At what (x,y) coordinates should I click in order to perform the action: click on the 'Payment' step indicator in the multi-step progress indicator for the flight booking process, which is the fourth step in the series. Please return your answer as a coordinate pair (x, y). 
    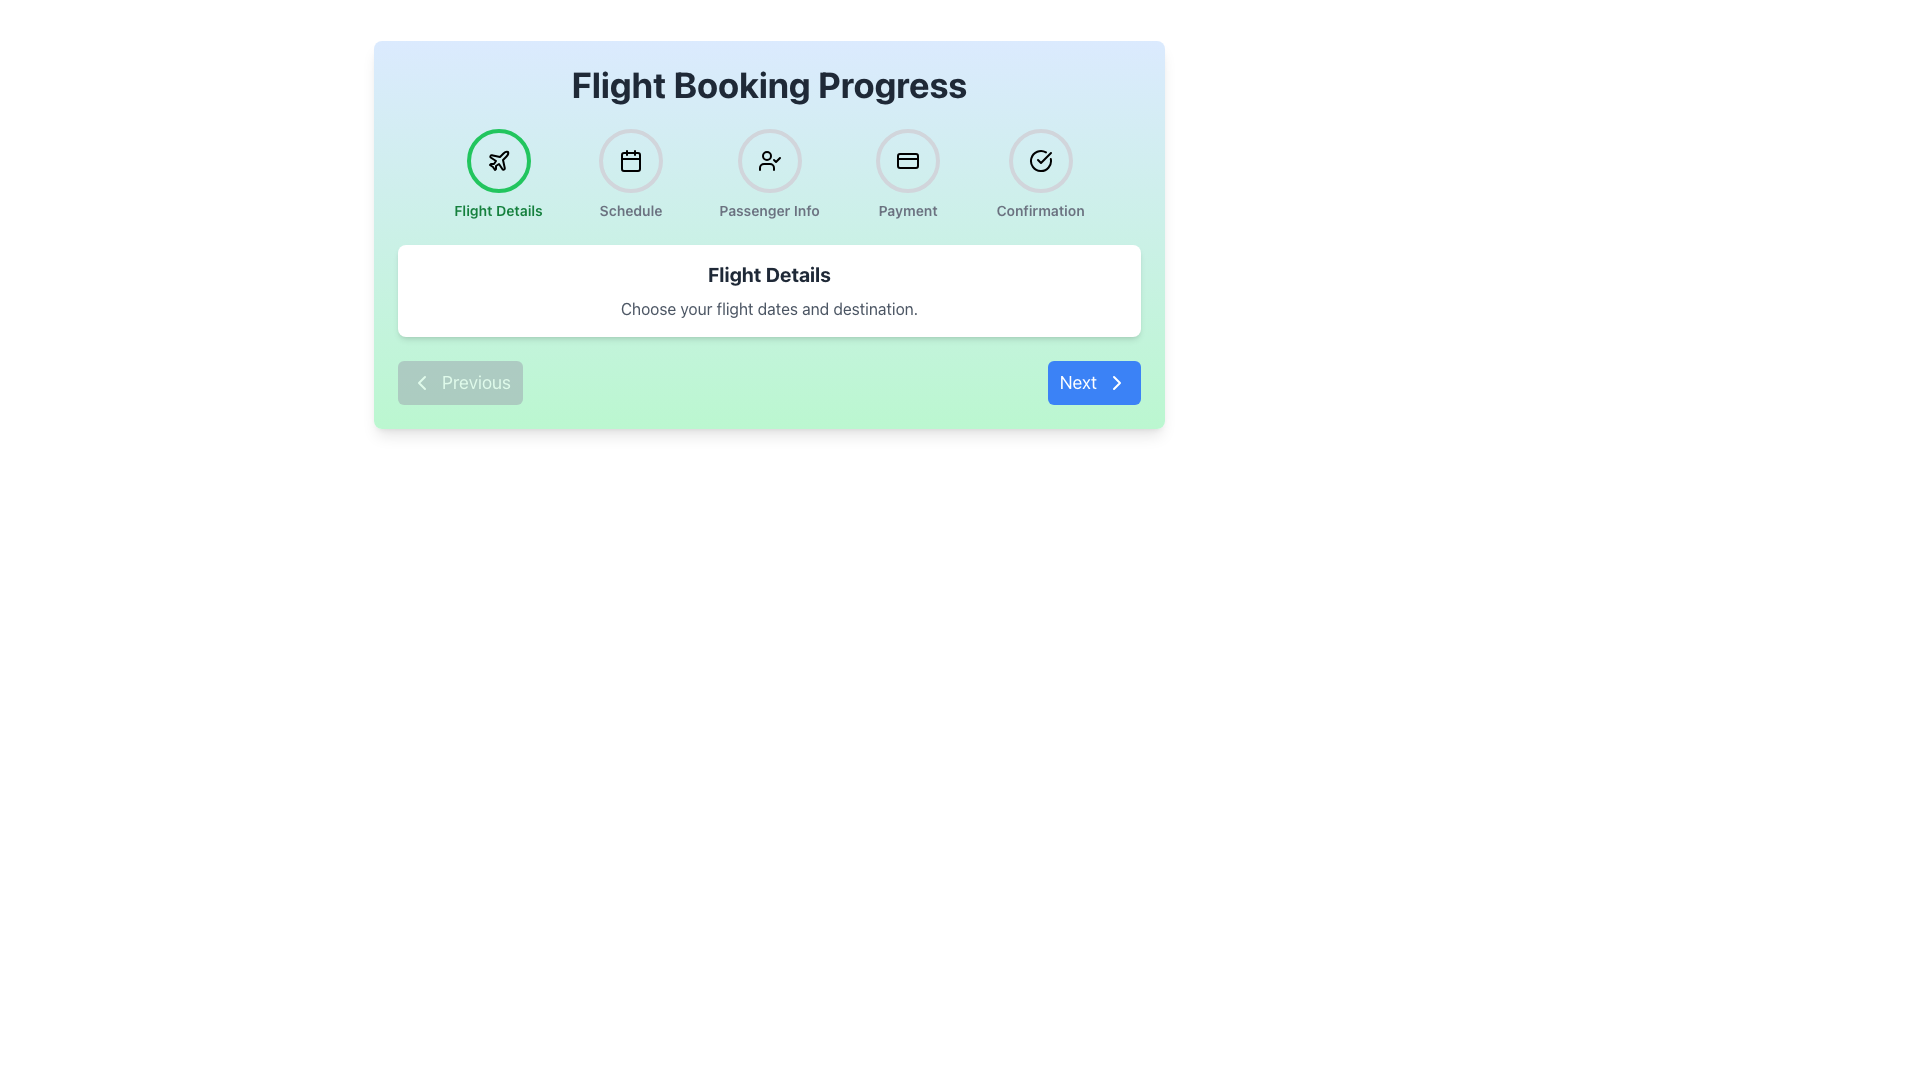
    Looking at the image, I should click on (907, 173).